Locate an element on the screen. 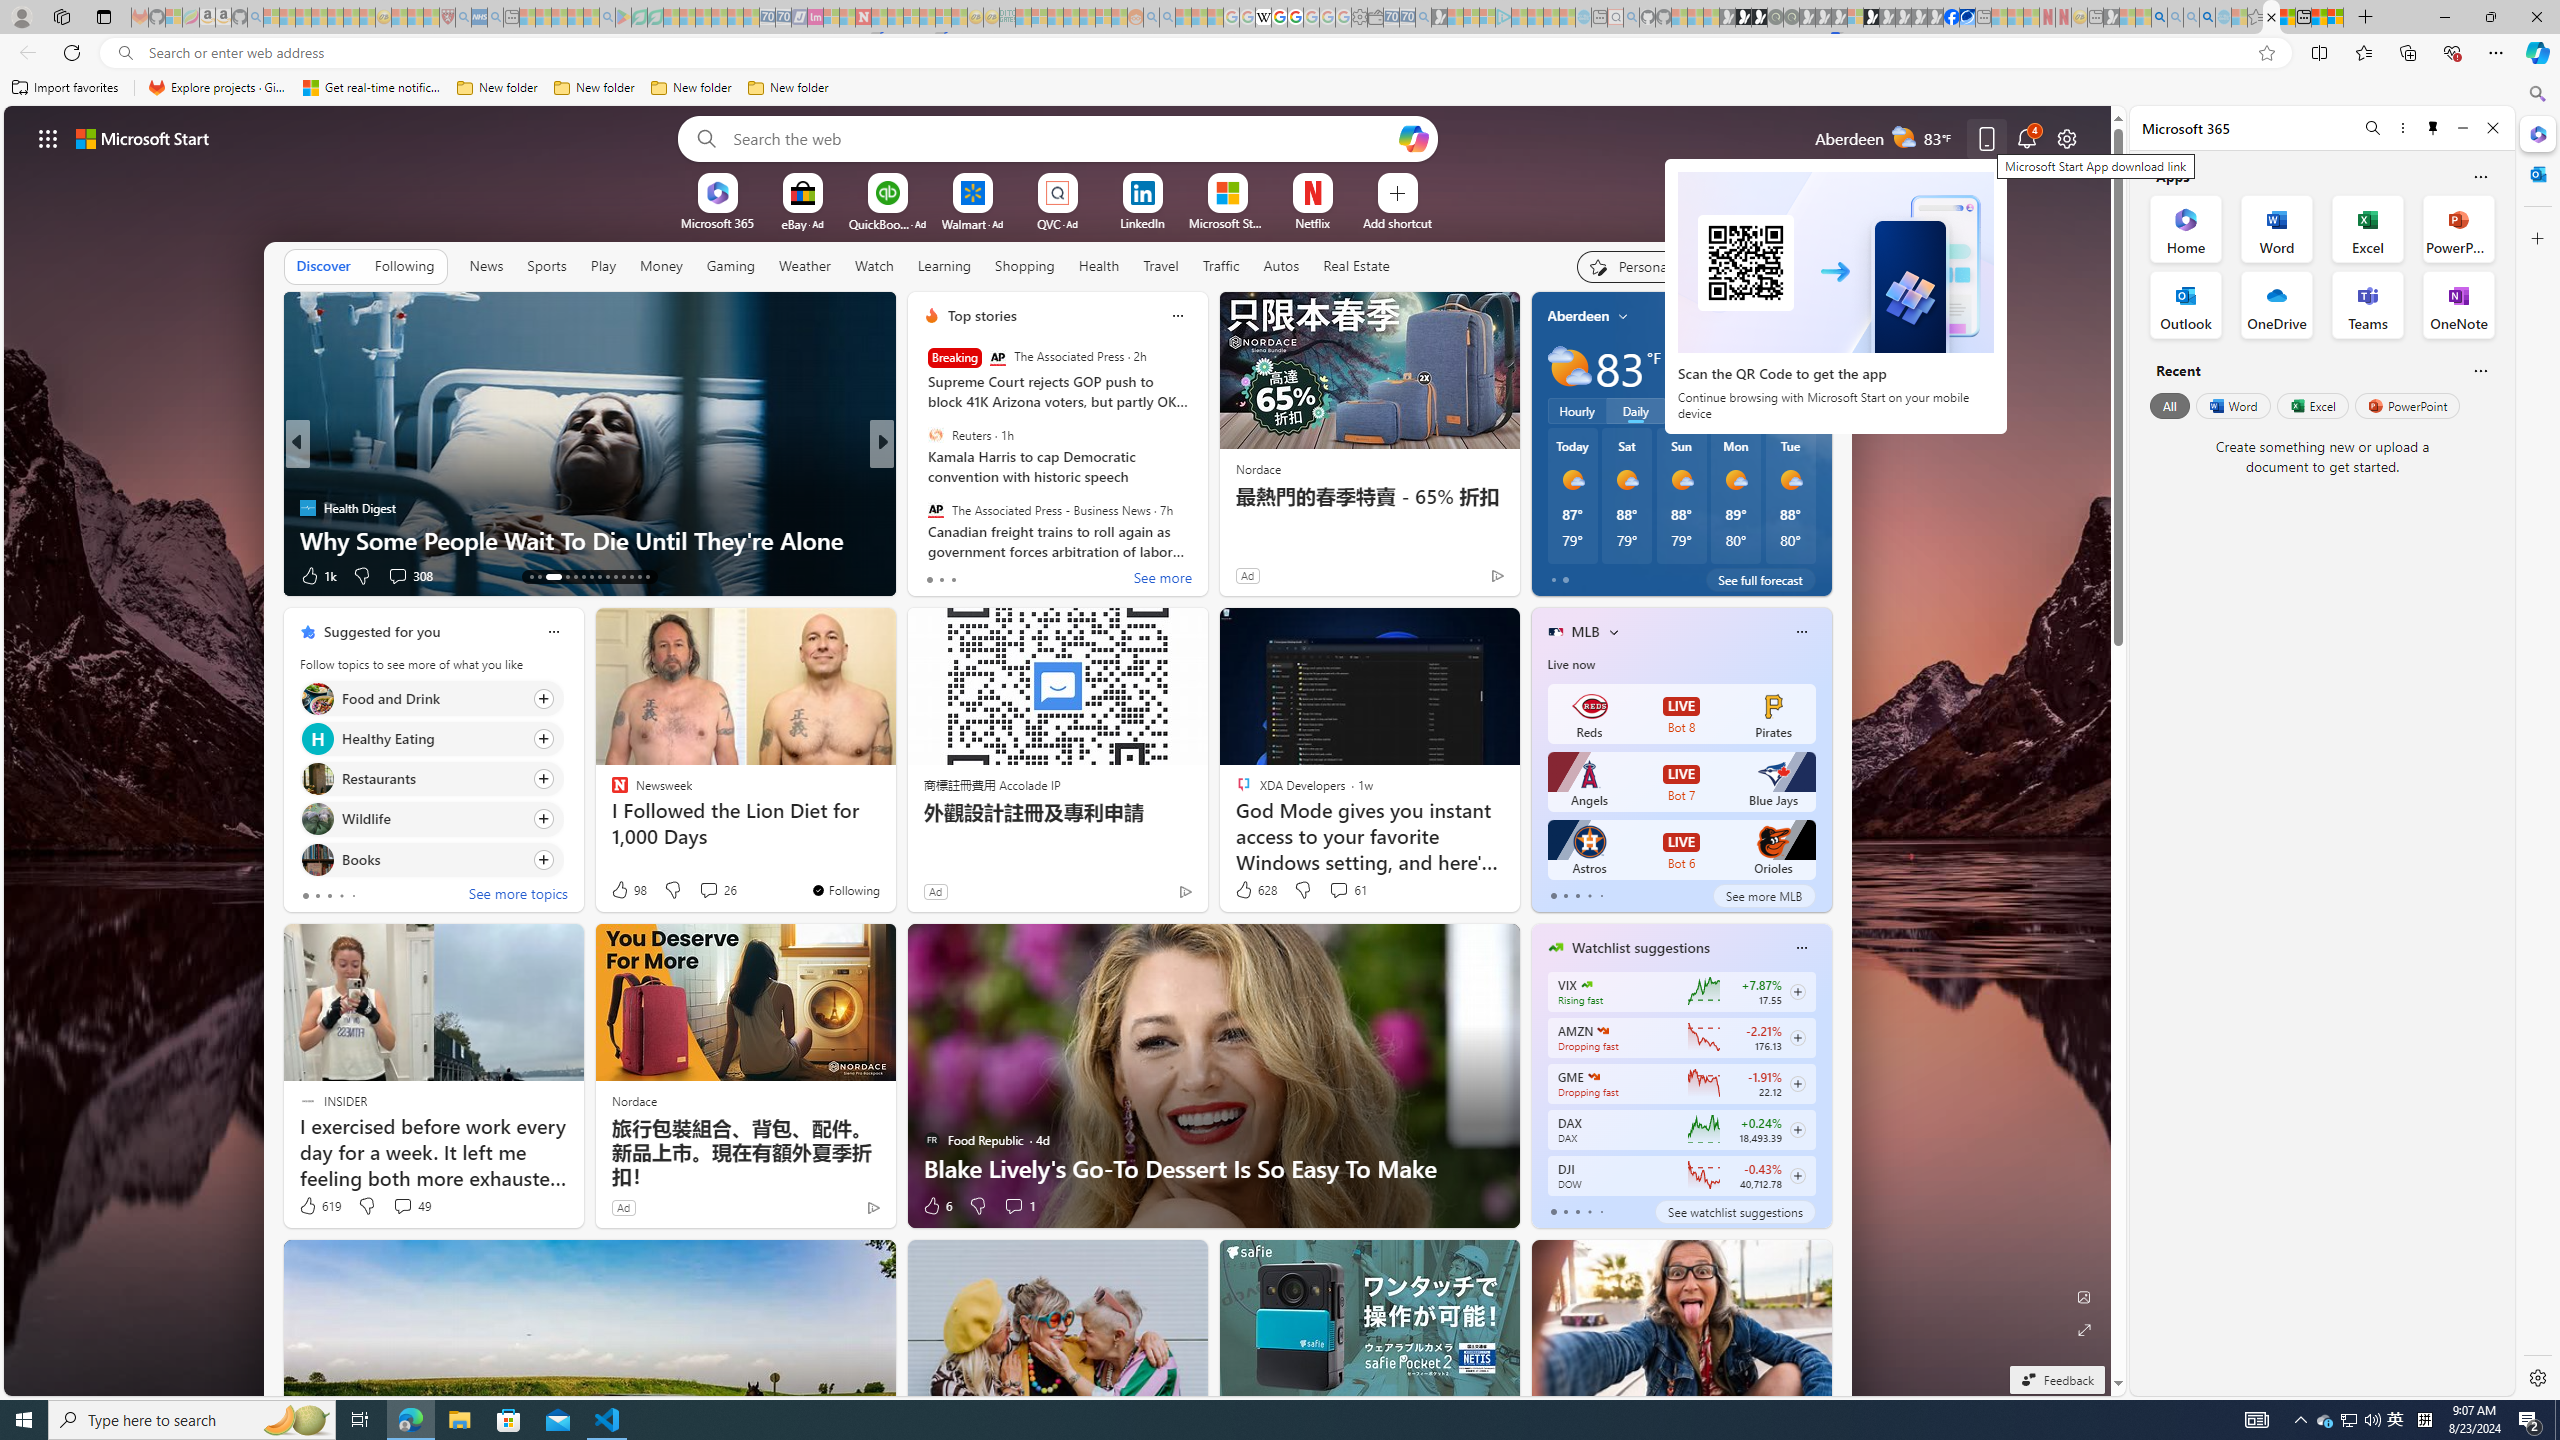 This screenshot has height=1440, width=2560. 'tab-3' is located at coordinates (1587, 1211).